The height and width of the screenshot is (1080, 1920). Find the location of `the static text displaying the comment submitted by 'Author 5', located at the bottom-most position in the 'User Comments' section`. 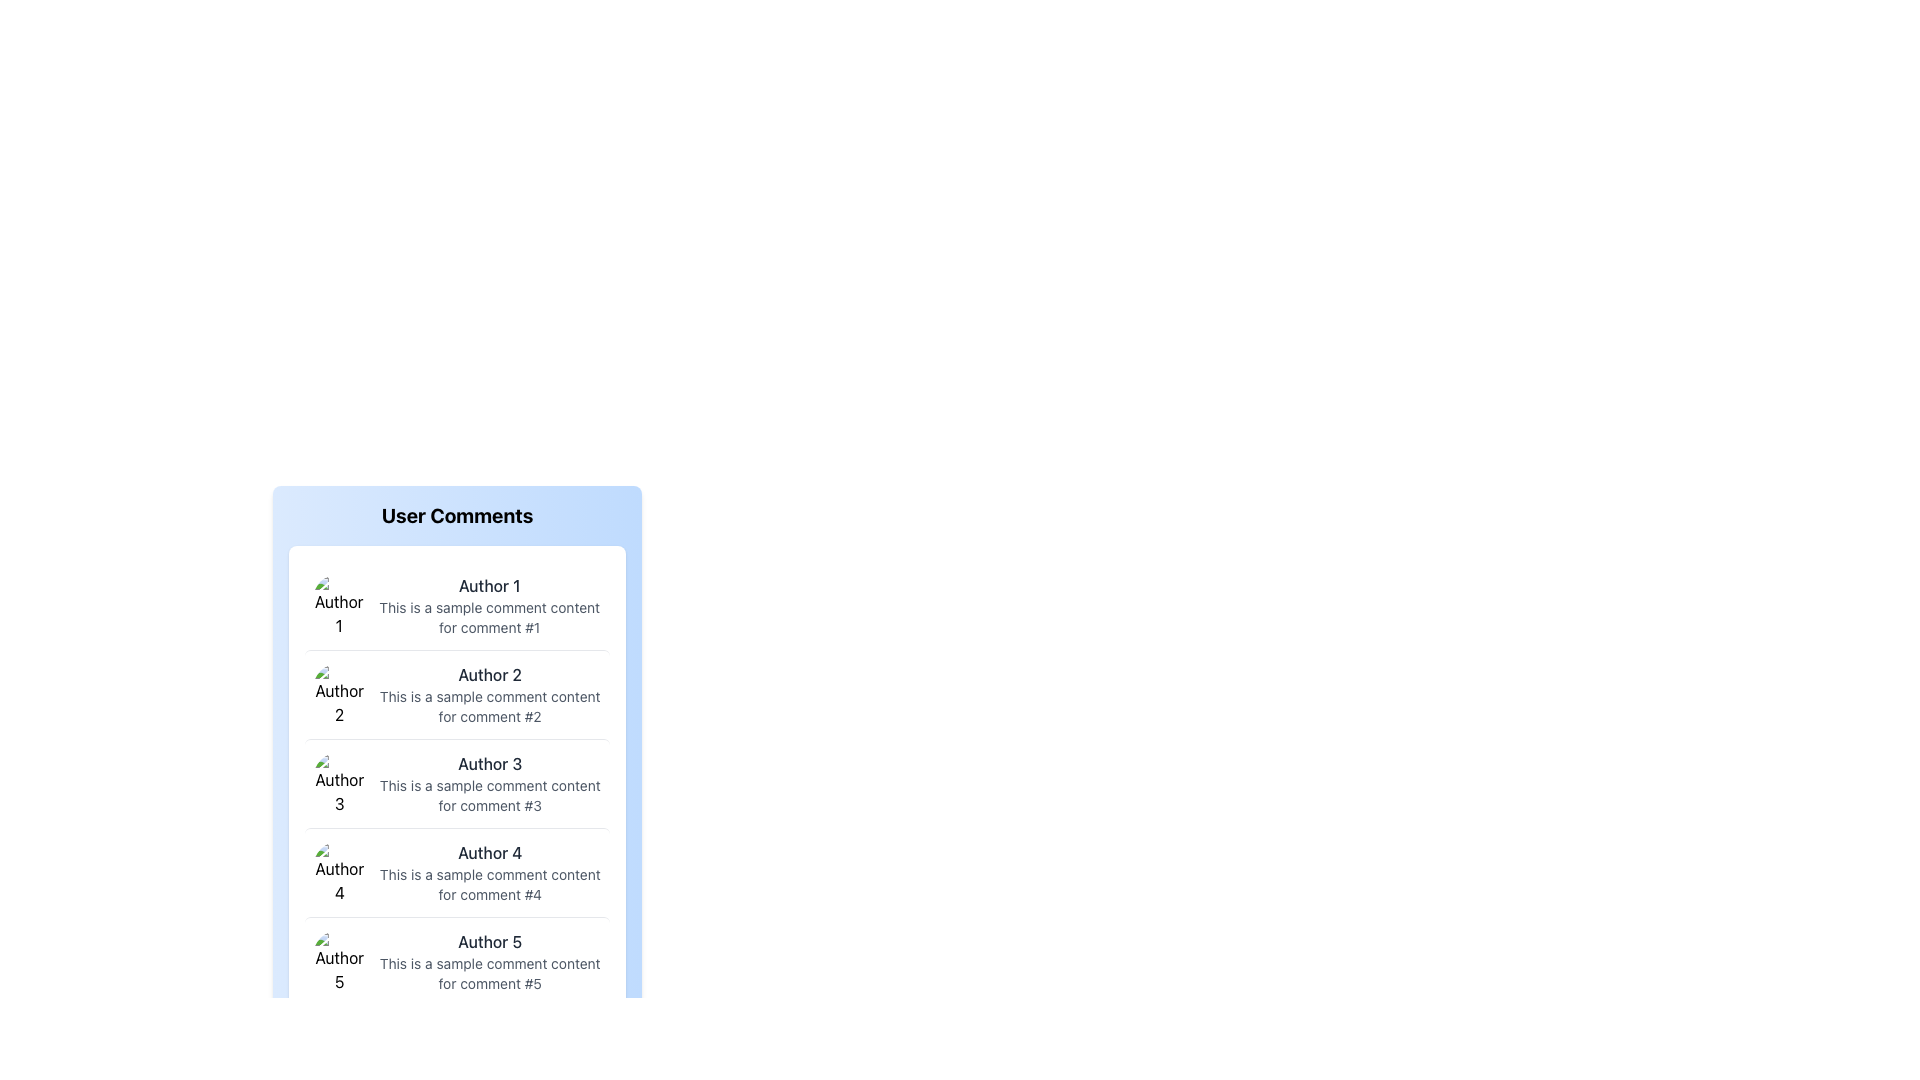

the static text displaying the comment submitted by 'Author 5', located at the bottom-most position in the 'User Comments' section is located at coordinates (490, 973).